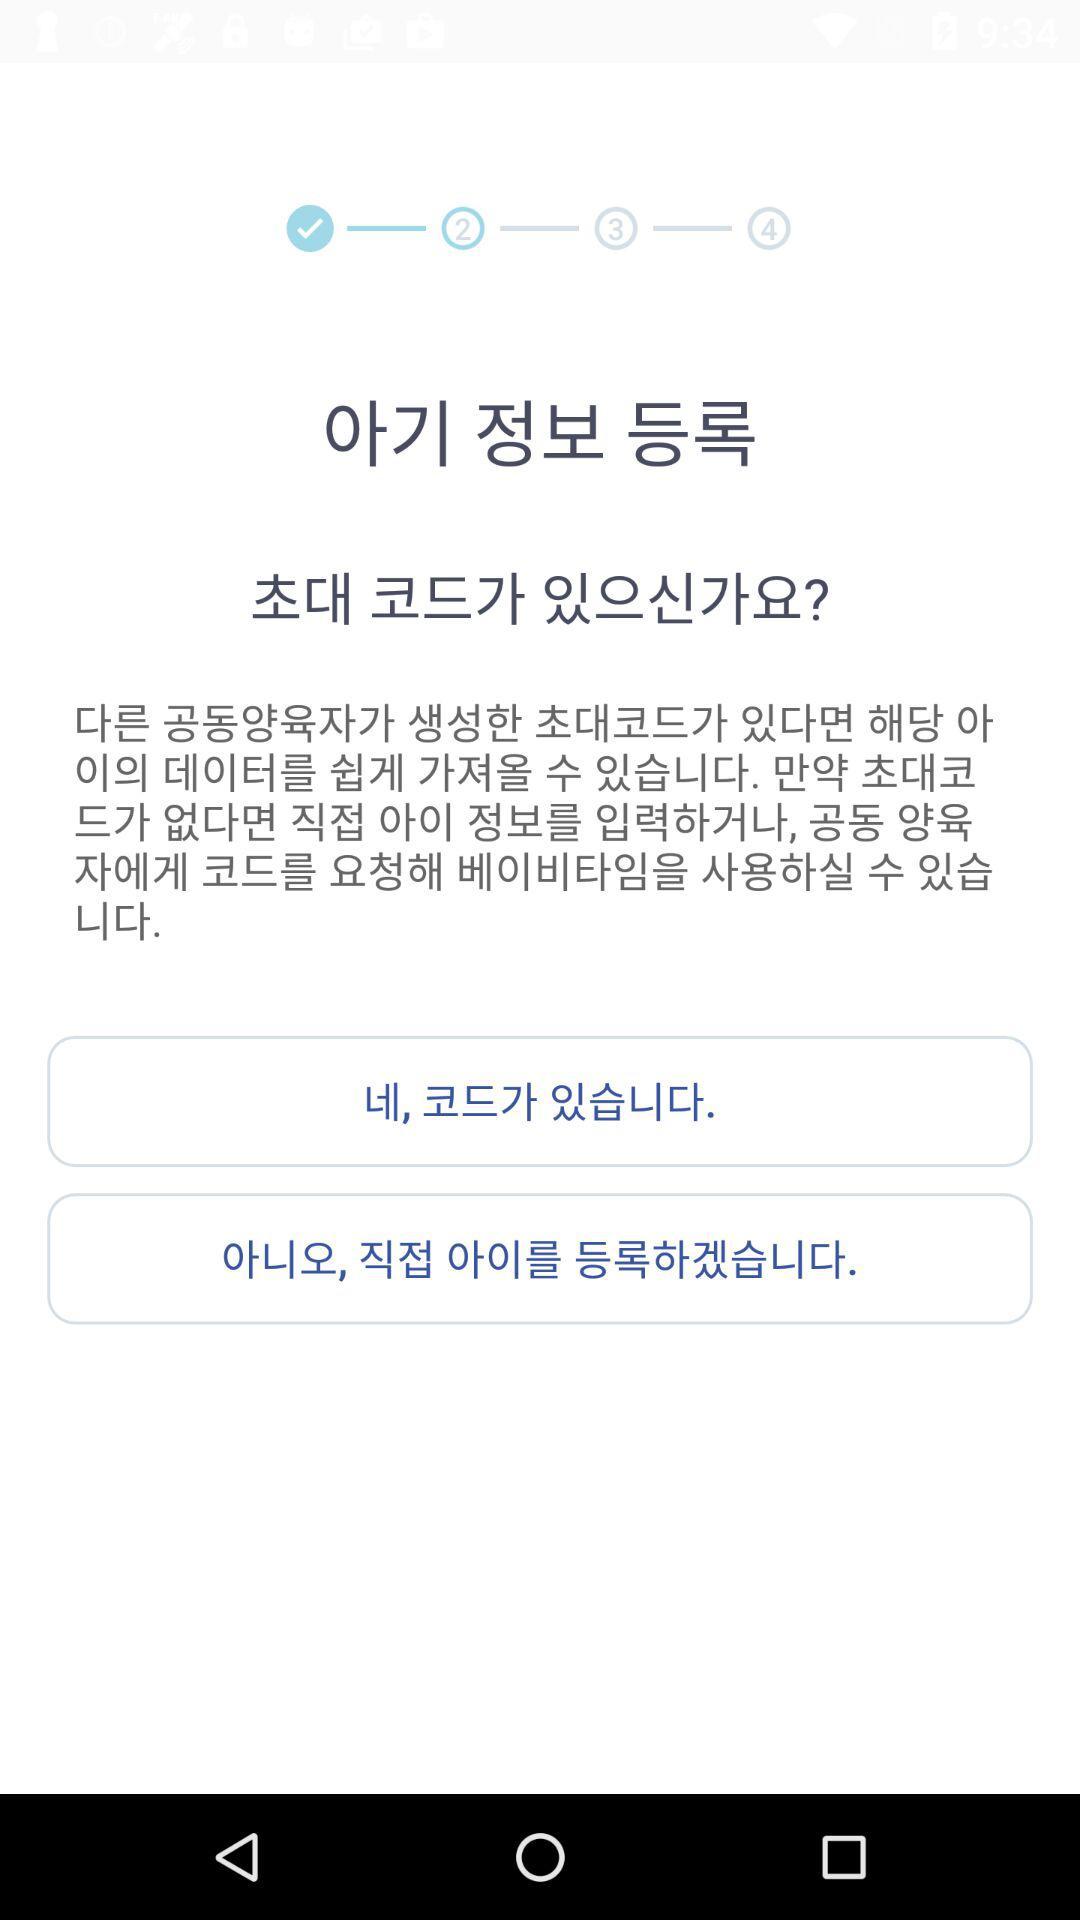 The width and height of the screenshot is (1080, 1920). What do you see at coordinates (768, 228) in the screenshot?
I see `the 4 at the top right corner` at bounding box center [768, 228].